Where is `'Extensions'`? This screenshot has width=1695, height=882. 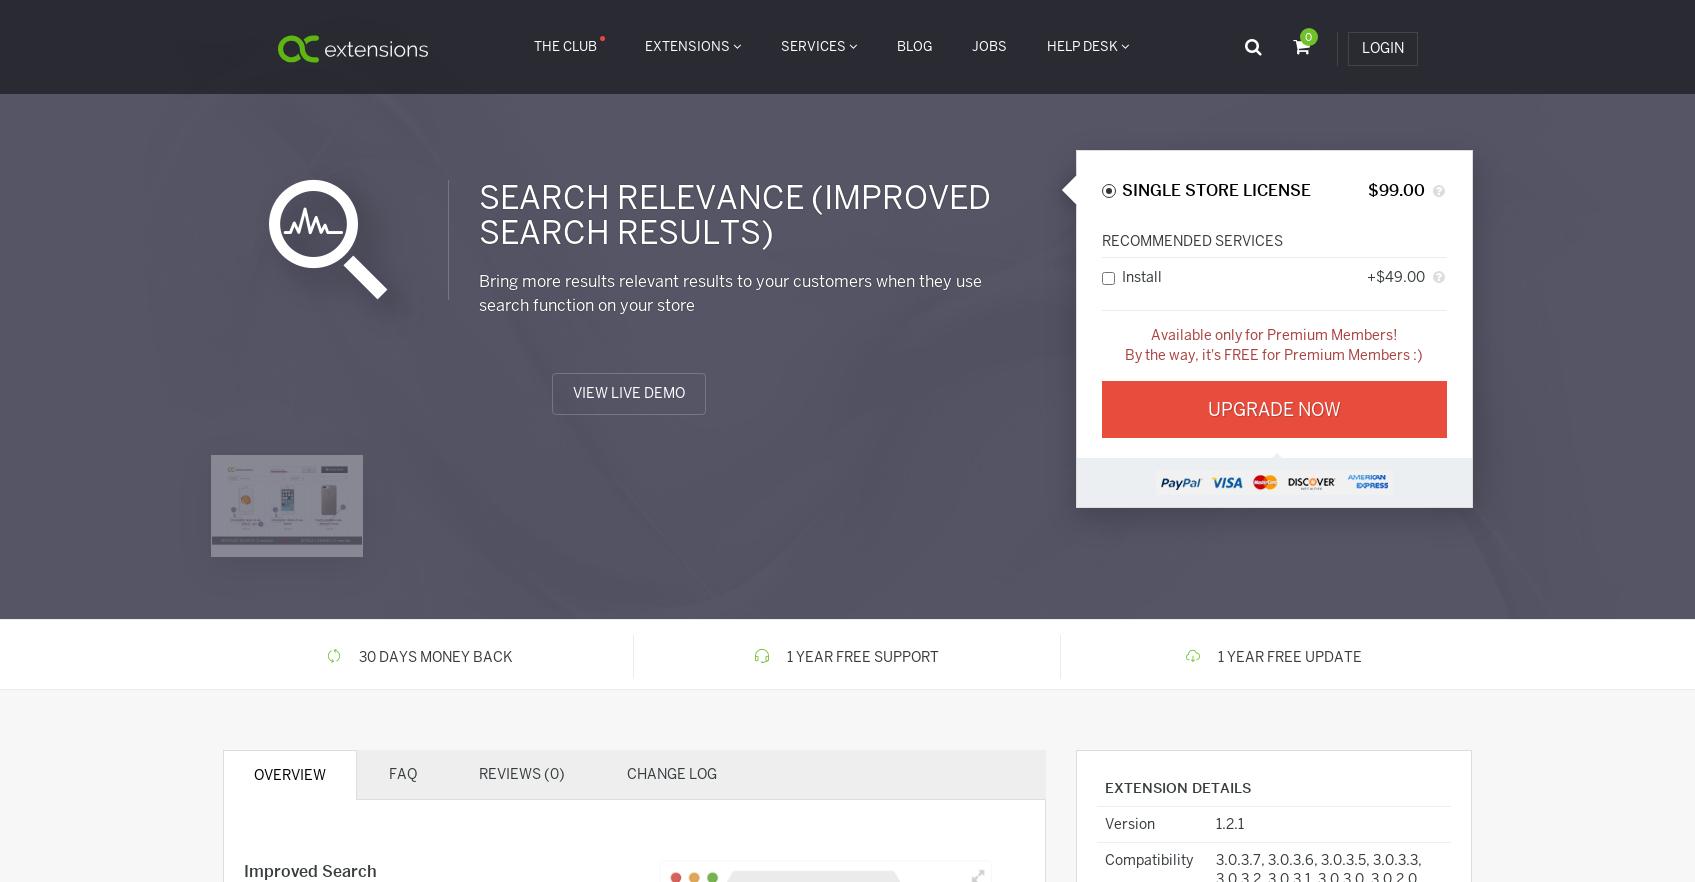 'Extensions' is located at coordinates (689, 45).